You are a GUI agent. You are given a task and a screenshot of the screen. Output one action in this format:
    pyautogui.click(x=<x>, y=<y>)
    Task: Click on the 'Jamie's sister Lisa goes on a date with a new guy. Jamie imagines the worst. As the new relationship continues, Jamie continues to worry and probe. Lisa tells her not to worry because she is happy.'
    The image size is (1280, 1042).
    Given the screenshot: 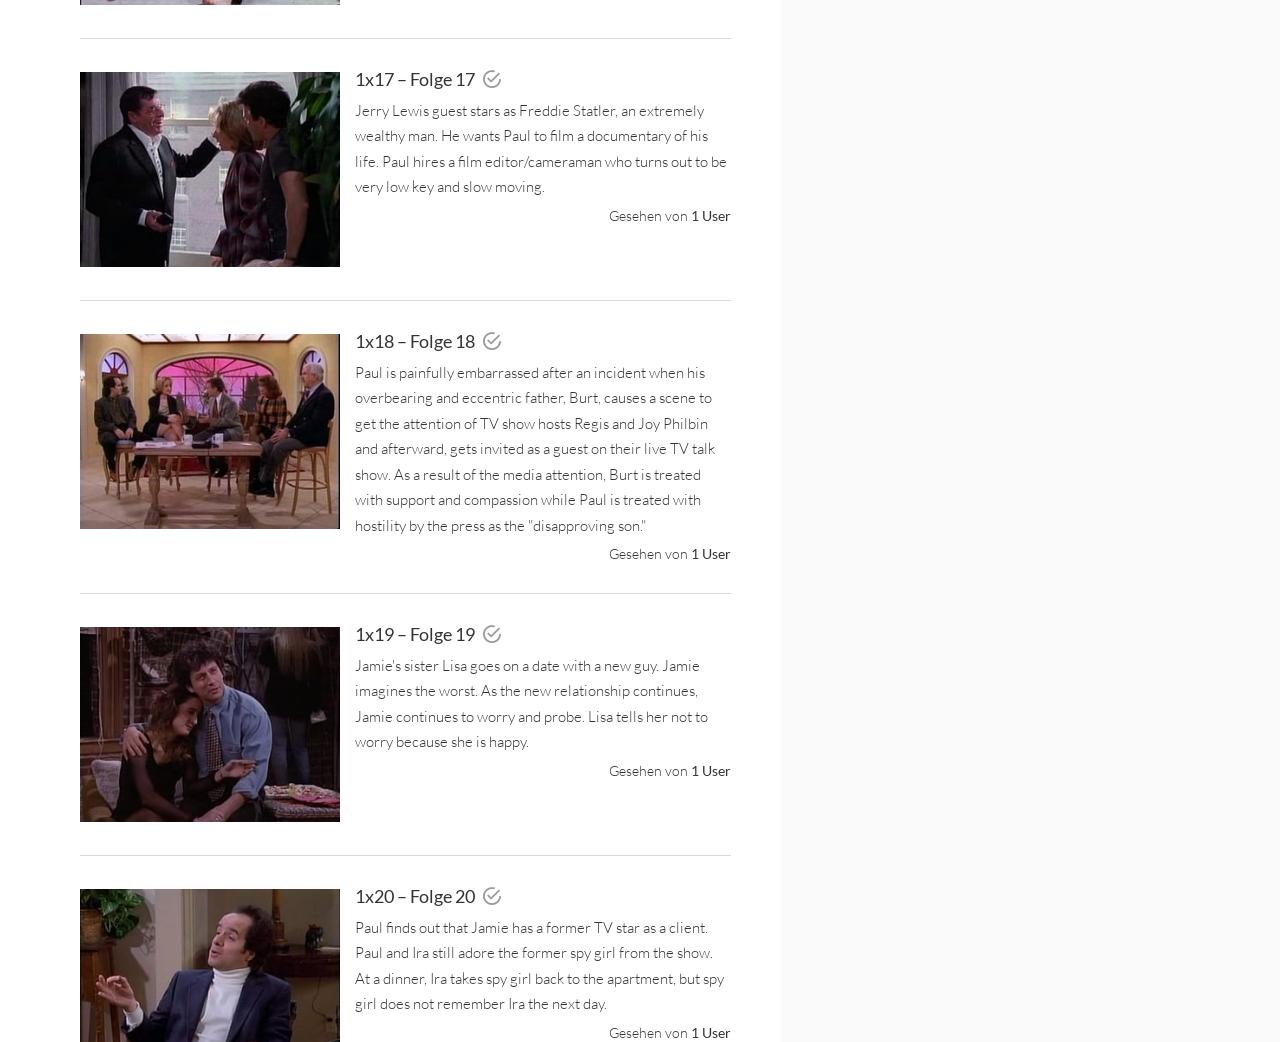 What is the action you would take?
    pyautogui.click(x=354, y=702)
    